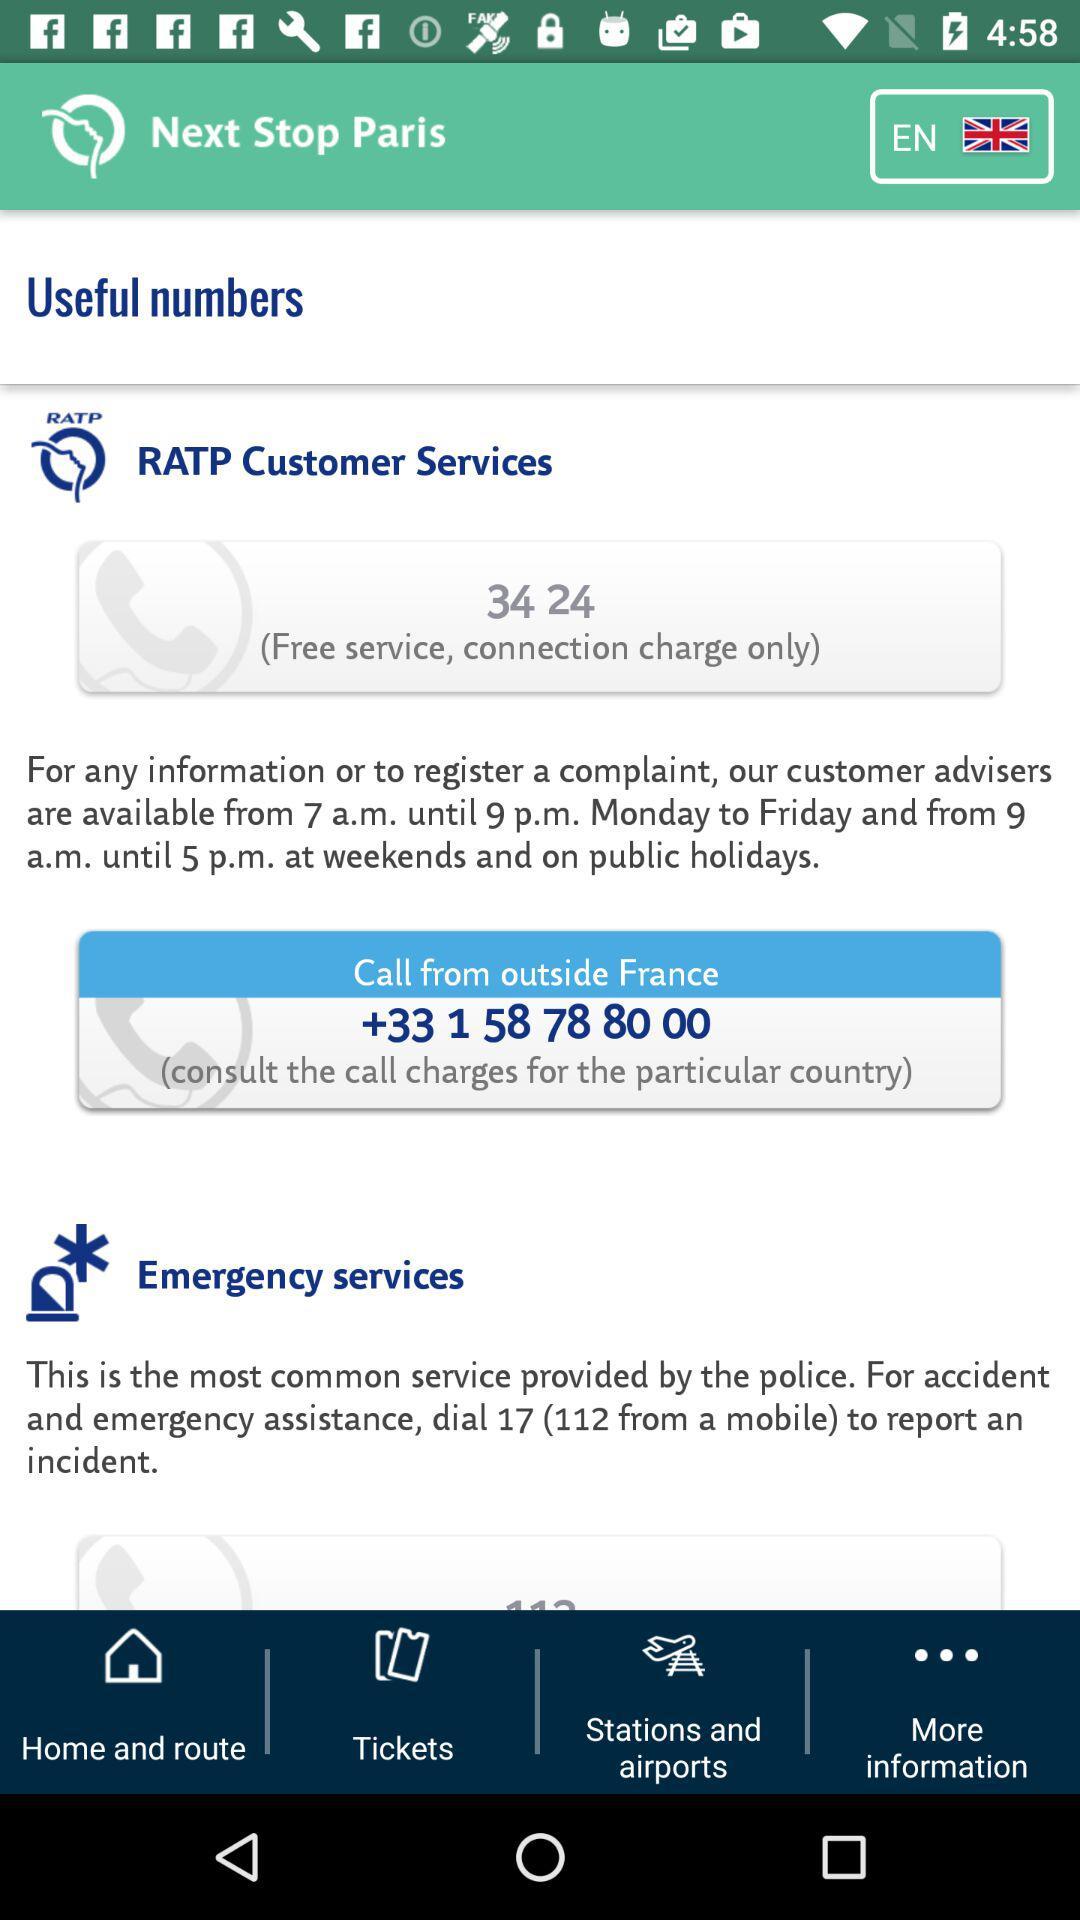 The width and height of the screenshot is (1080, 1920). I want to click on ratp customer services, so click(343, 457).